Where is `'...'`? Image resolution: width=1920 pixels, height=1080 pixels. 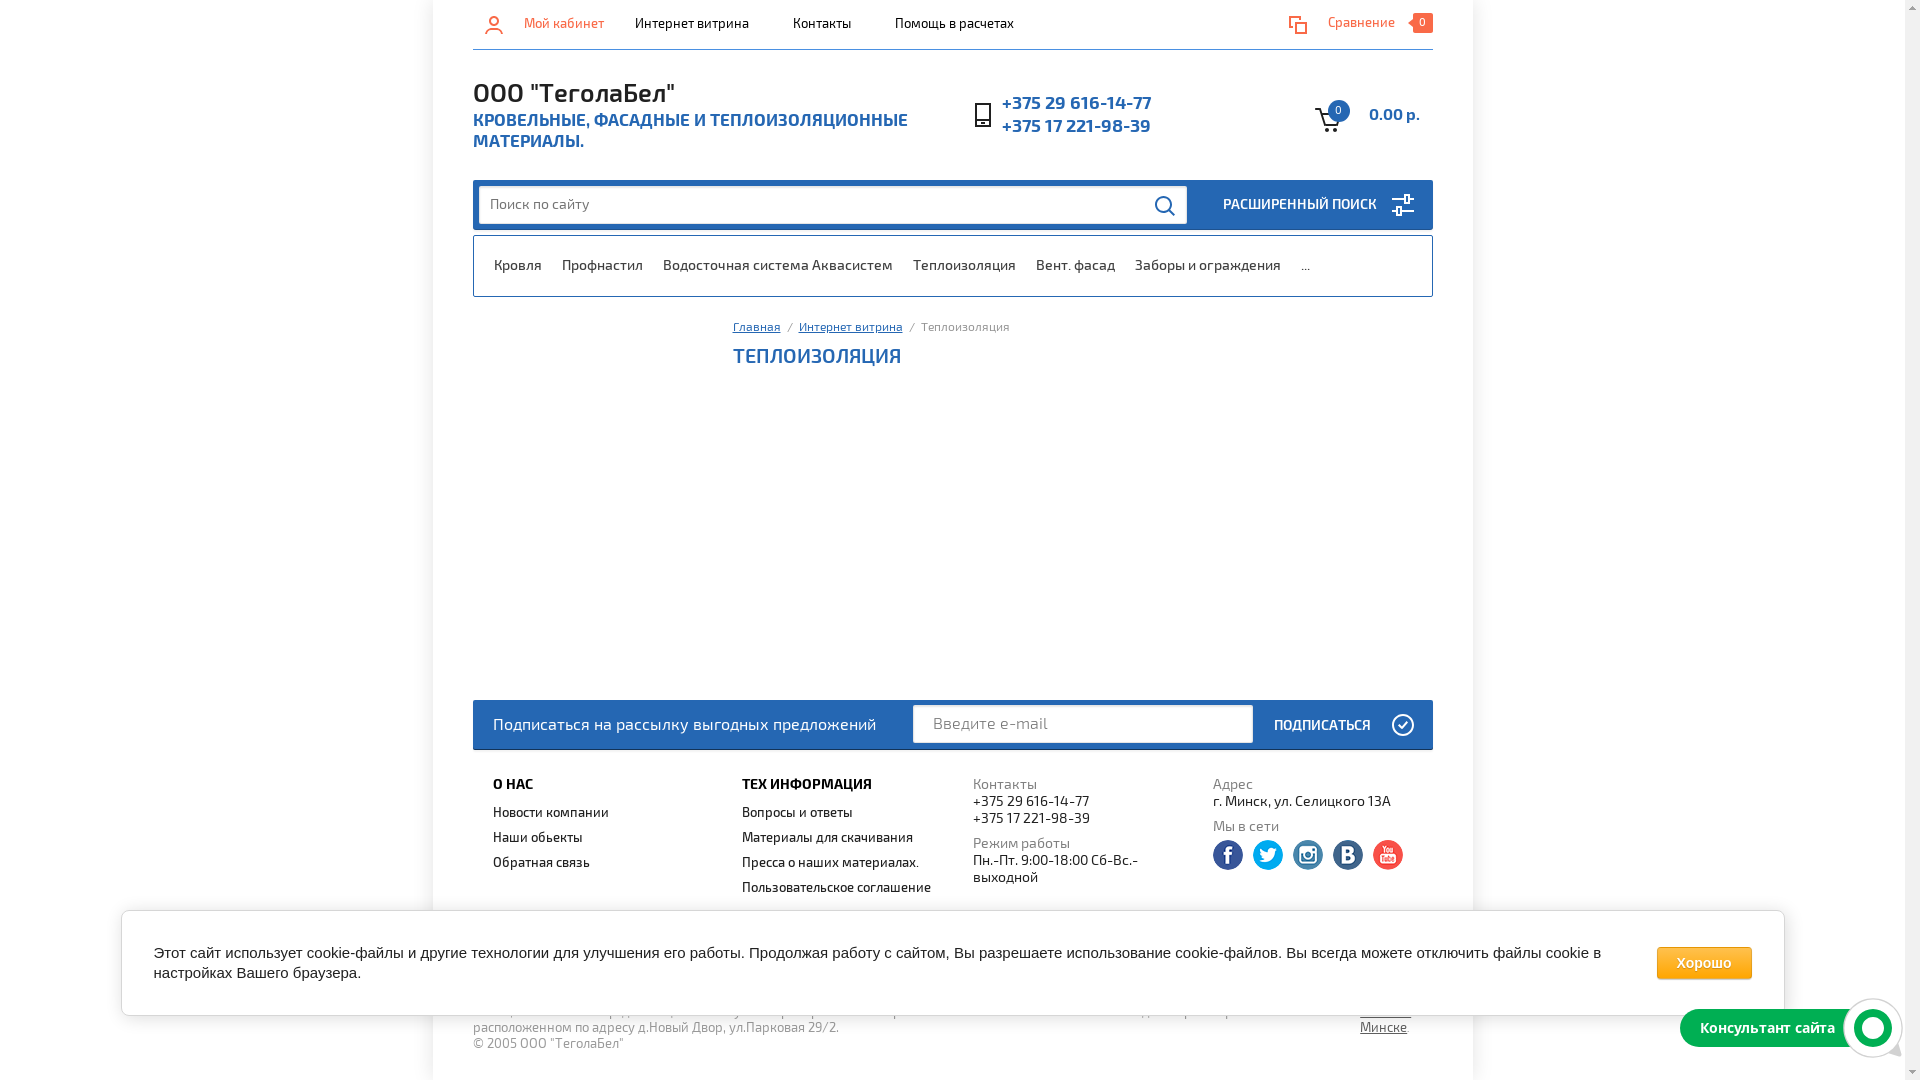
'...' is located at coordinates (1304, 265).